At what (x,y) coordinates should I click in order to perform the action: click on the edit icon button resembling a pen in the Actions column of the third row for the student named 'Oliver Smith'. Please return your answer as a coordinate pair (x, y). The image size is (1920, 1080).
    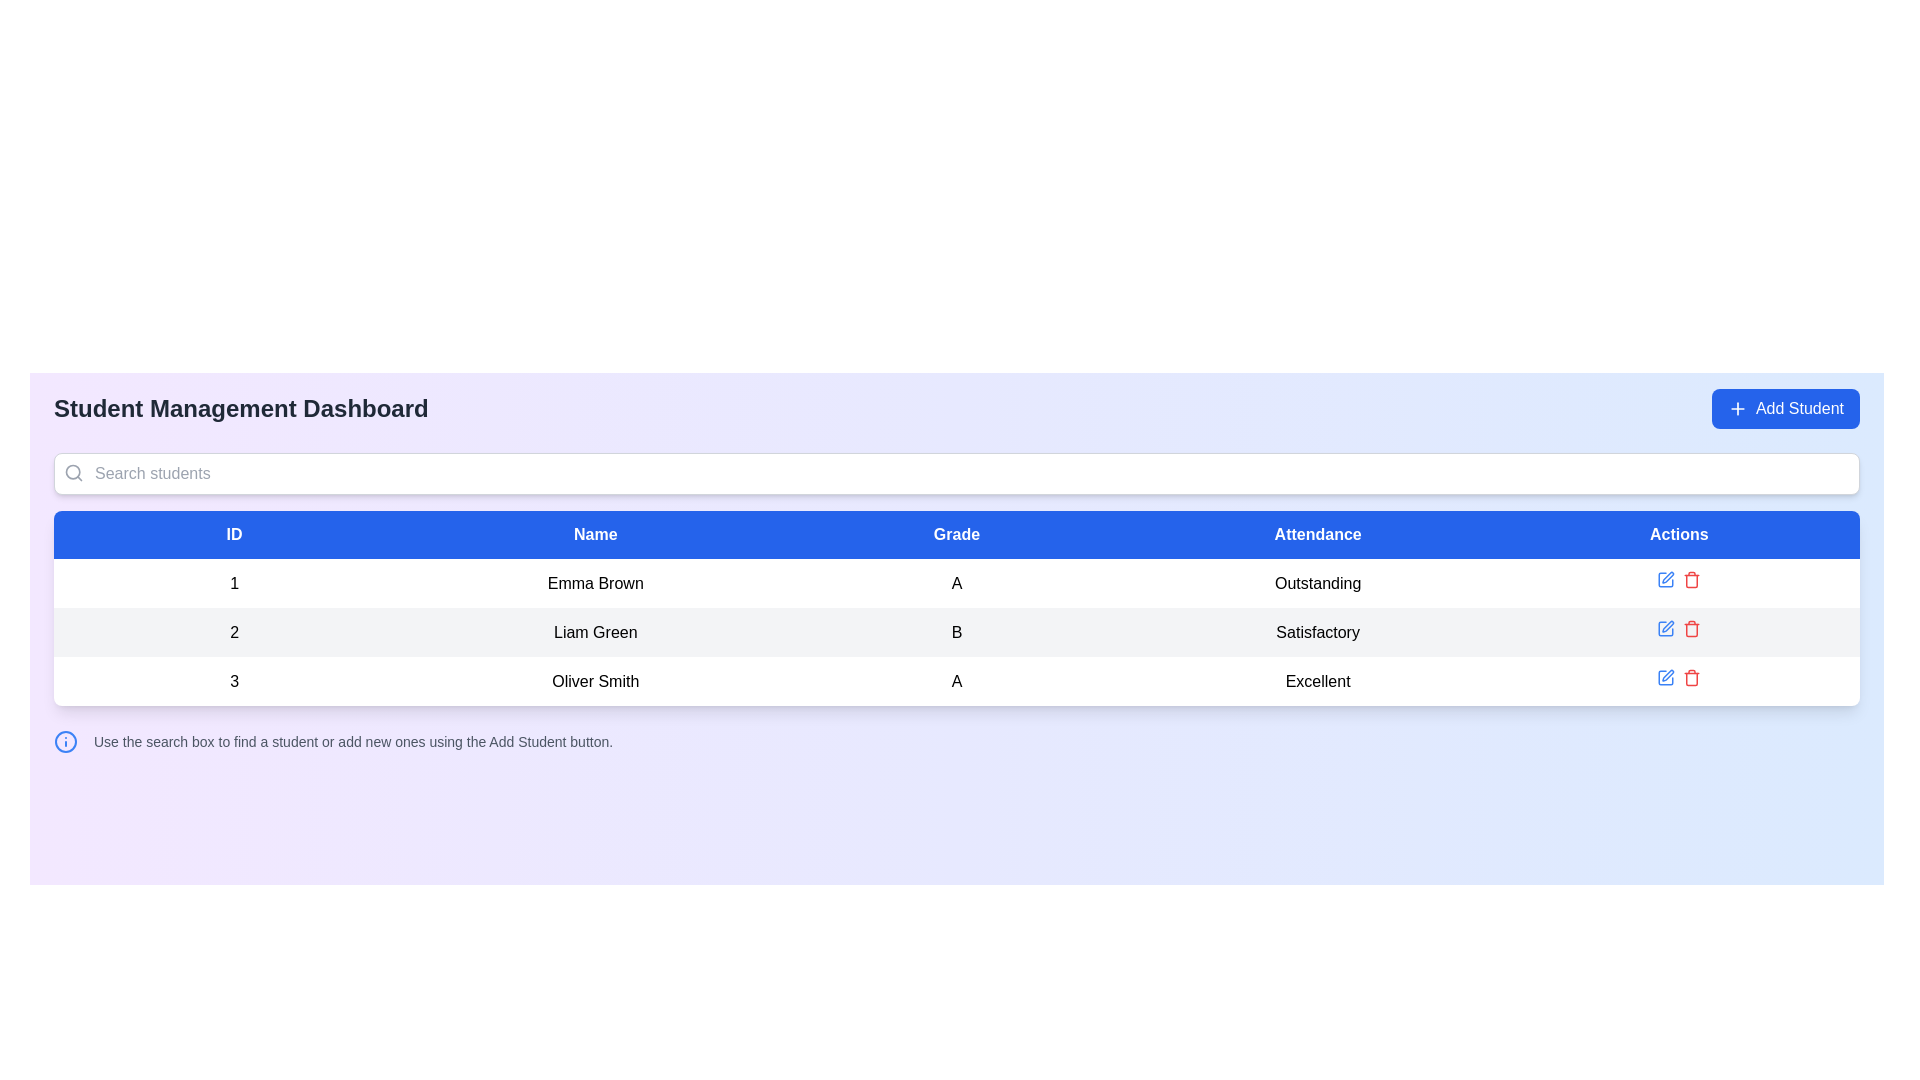
    Looking at the image, I should click on (1668, 675).